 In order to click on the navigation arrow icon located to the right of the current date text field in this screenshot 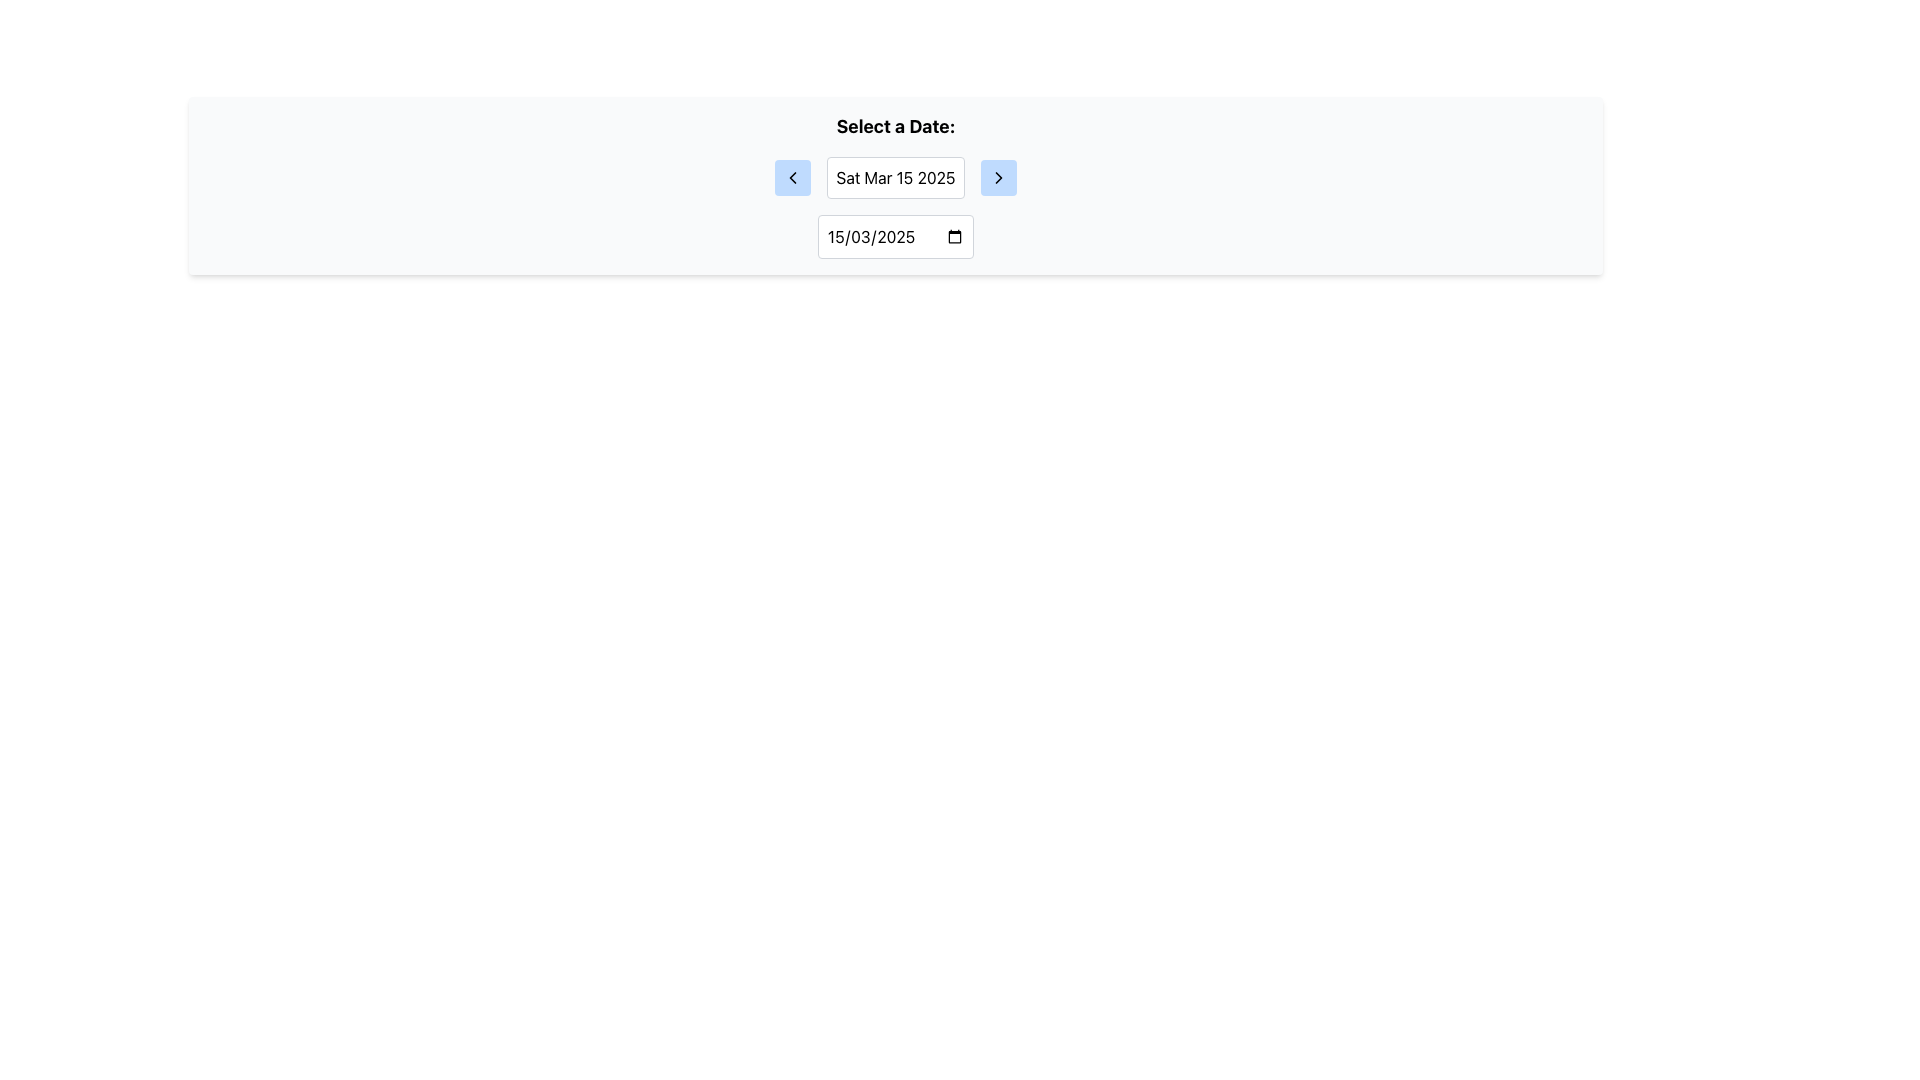, I will do `click(998, 176)`.